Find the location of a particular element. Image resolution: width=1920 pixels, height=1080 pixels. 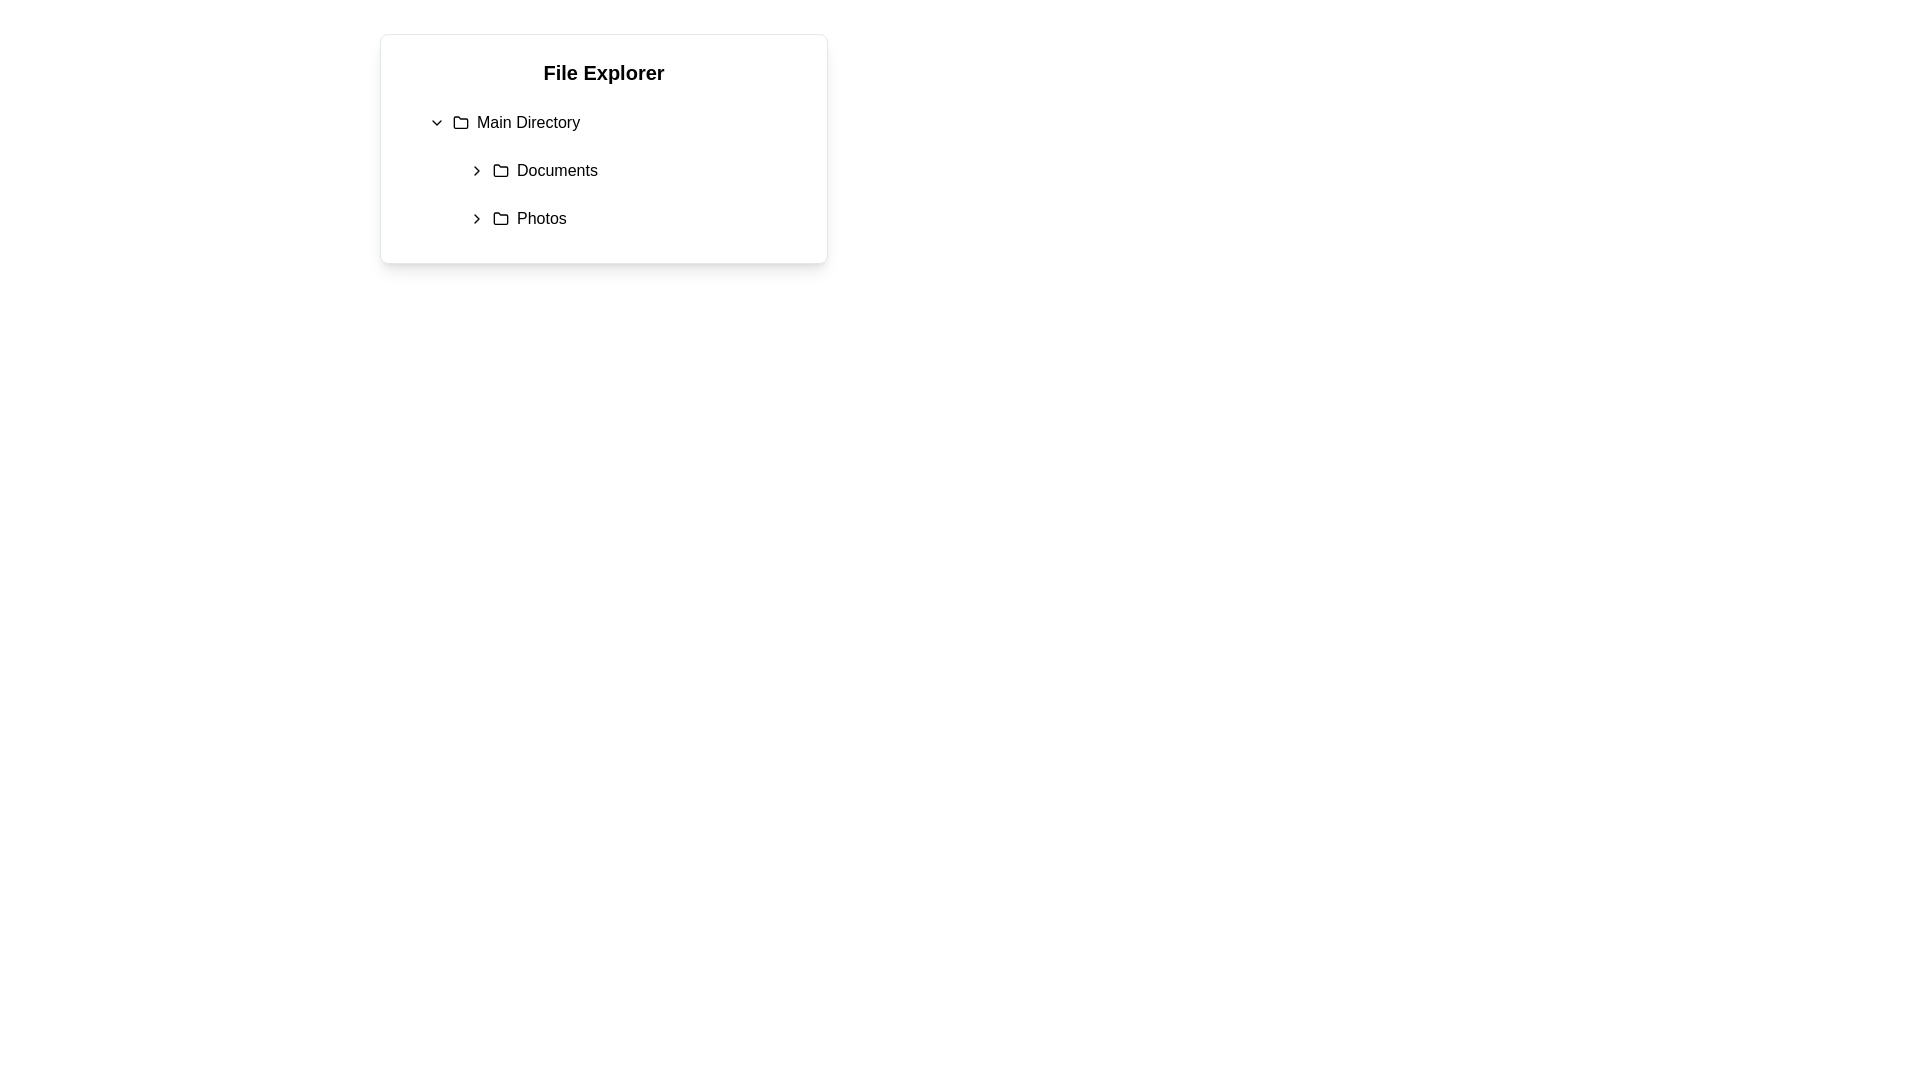

the Directory Label representing the main directory is located at coordinates (516, 123).